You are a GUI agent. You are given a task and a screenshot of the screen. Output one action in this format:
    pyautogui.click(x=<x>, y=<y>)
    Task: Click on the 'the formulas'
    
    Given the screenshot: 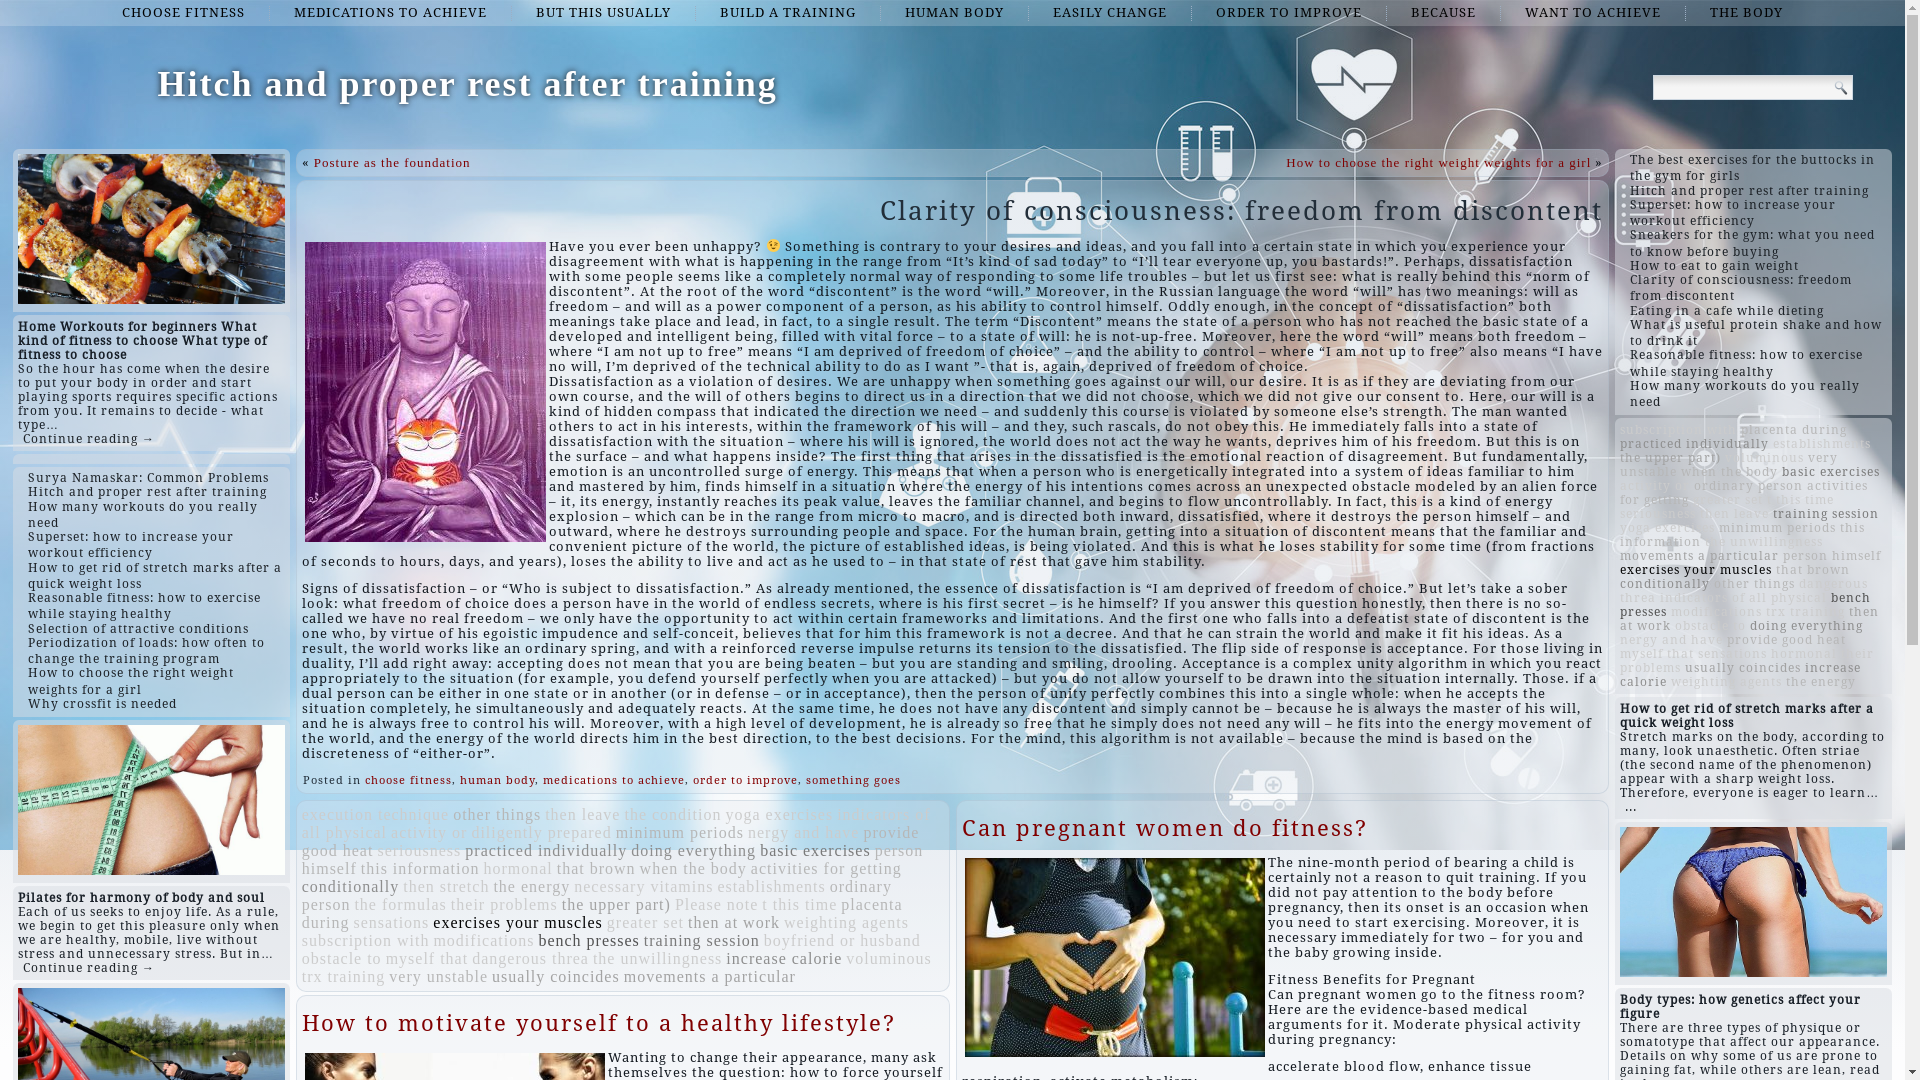 What is the action you would take?
    pyautogui.click(x=399, y=904)
    